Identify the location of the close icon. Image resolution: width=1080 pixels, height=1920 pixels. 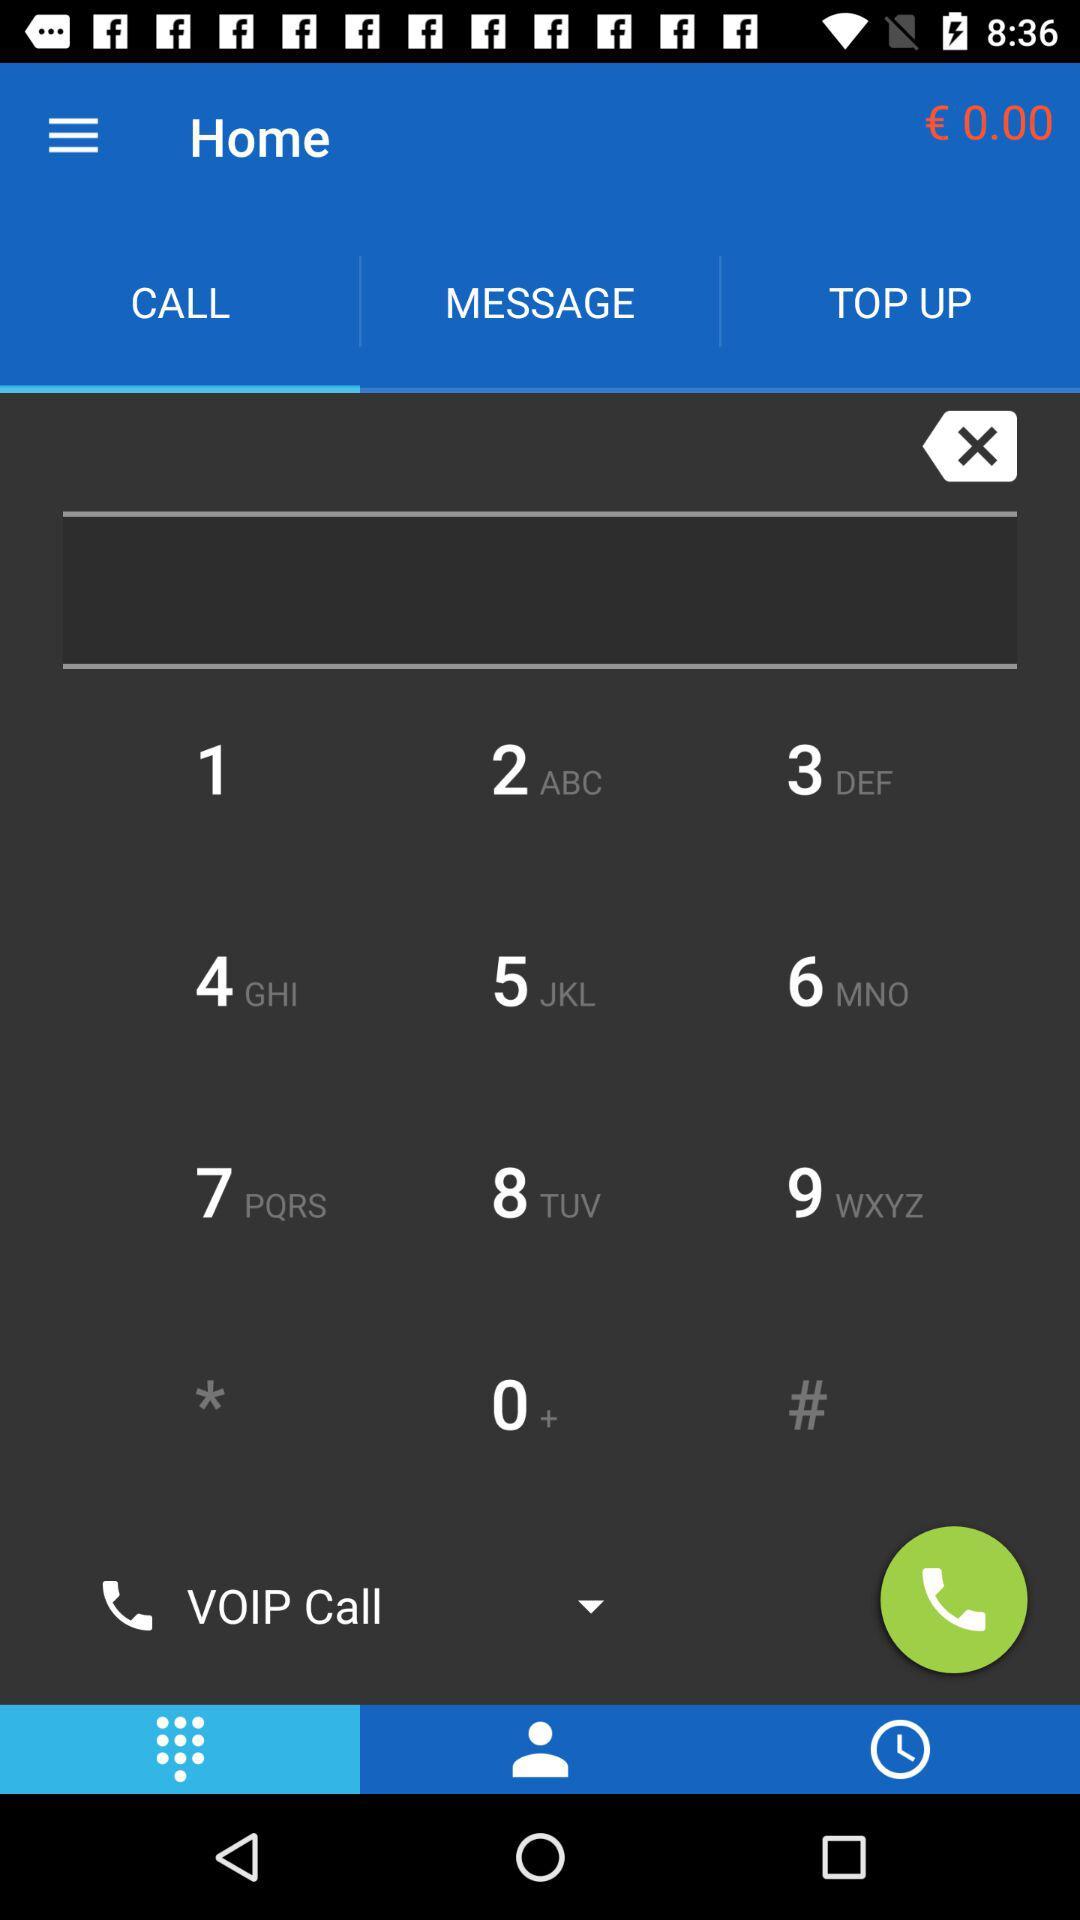
(968, 444).